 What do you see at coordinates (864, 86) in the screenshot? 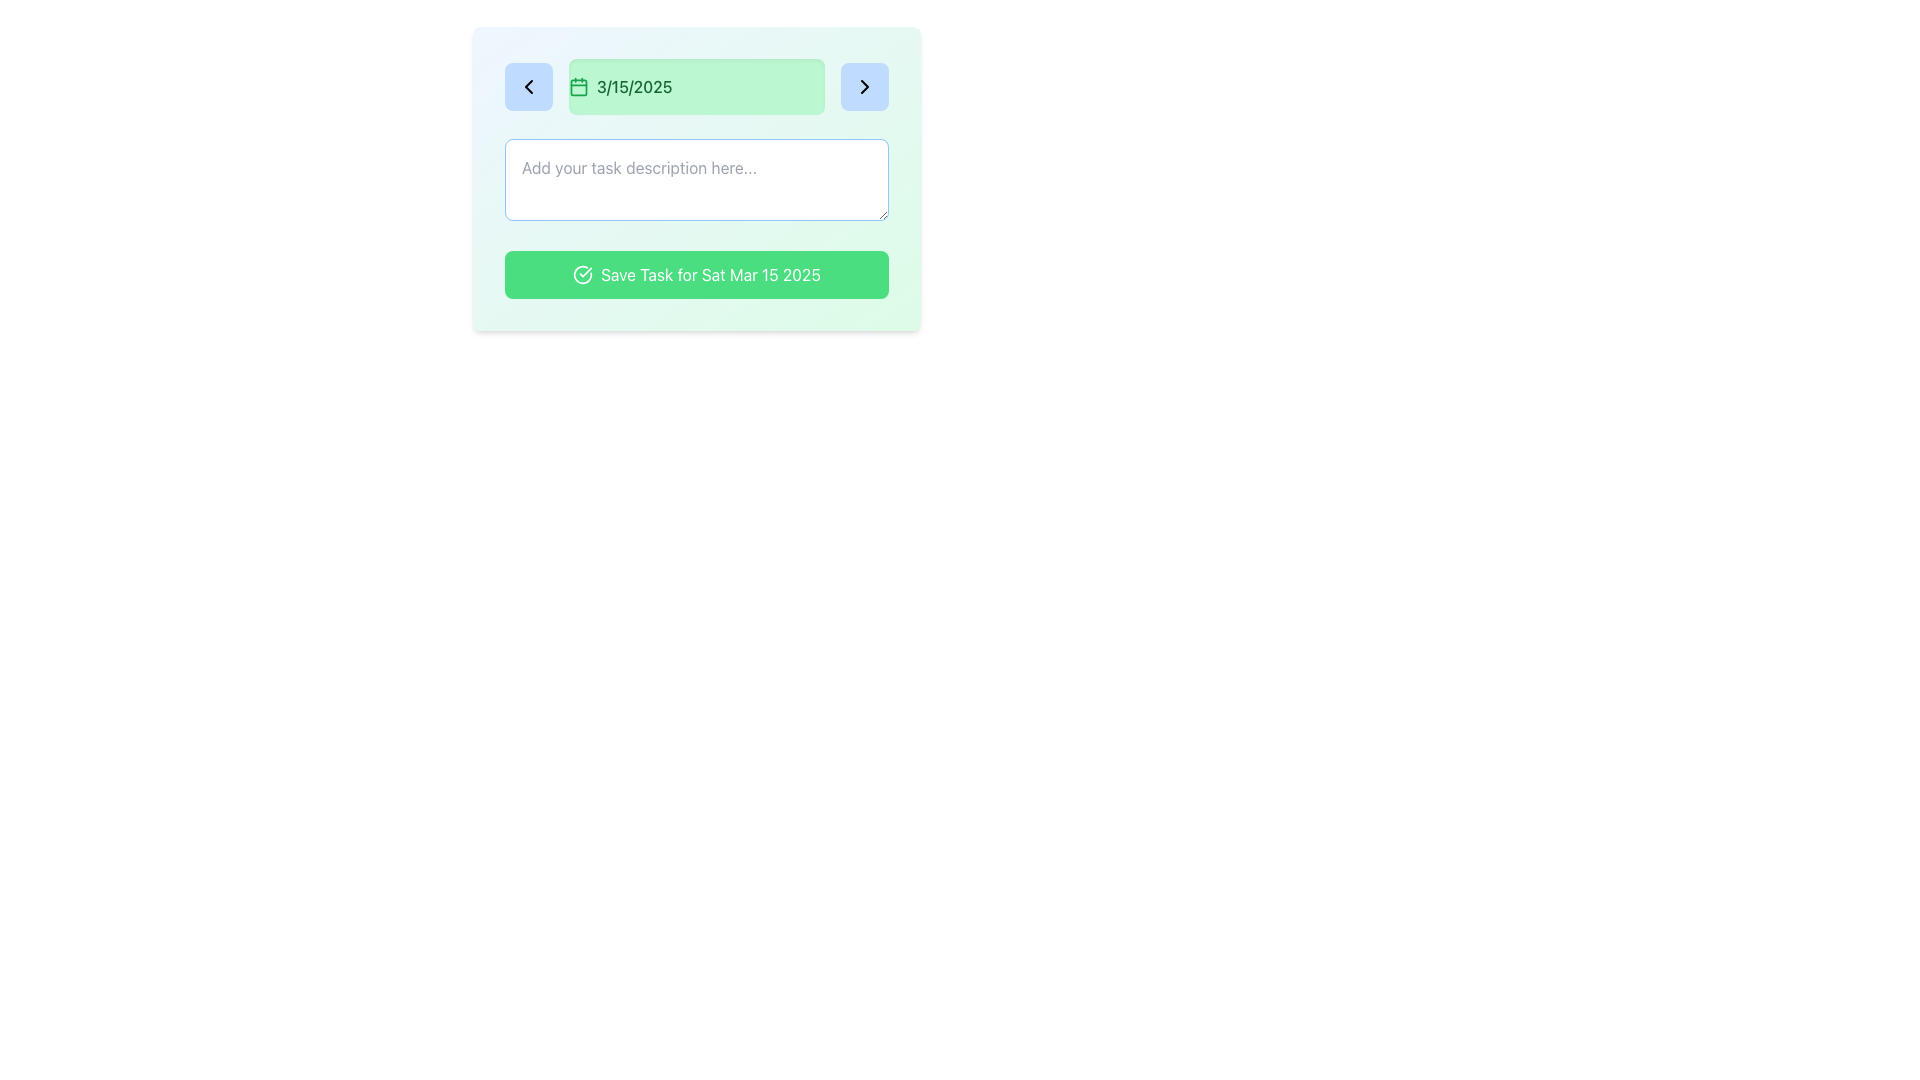
I see `the Arrow Icon located at the top-right corner of the interface, which indicates navigation or progression` at bounding box center [864, 86].